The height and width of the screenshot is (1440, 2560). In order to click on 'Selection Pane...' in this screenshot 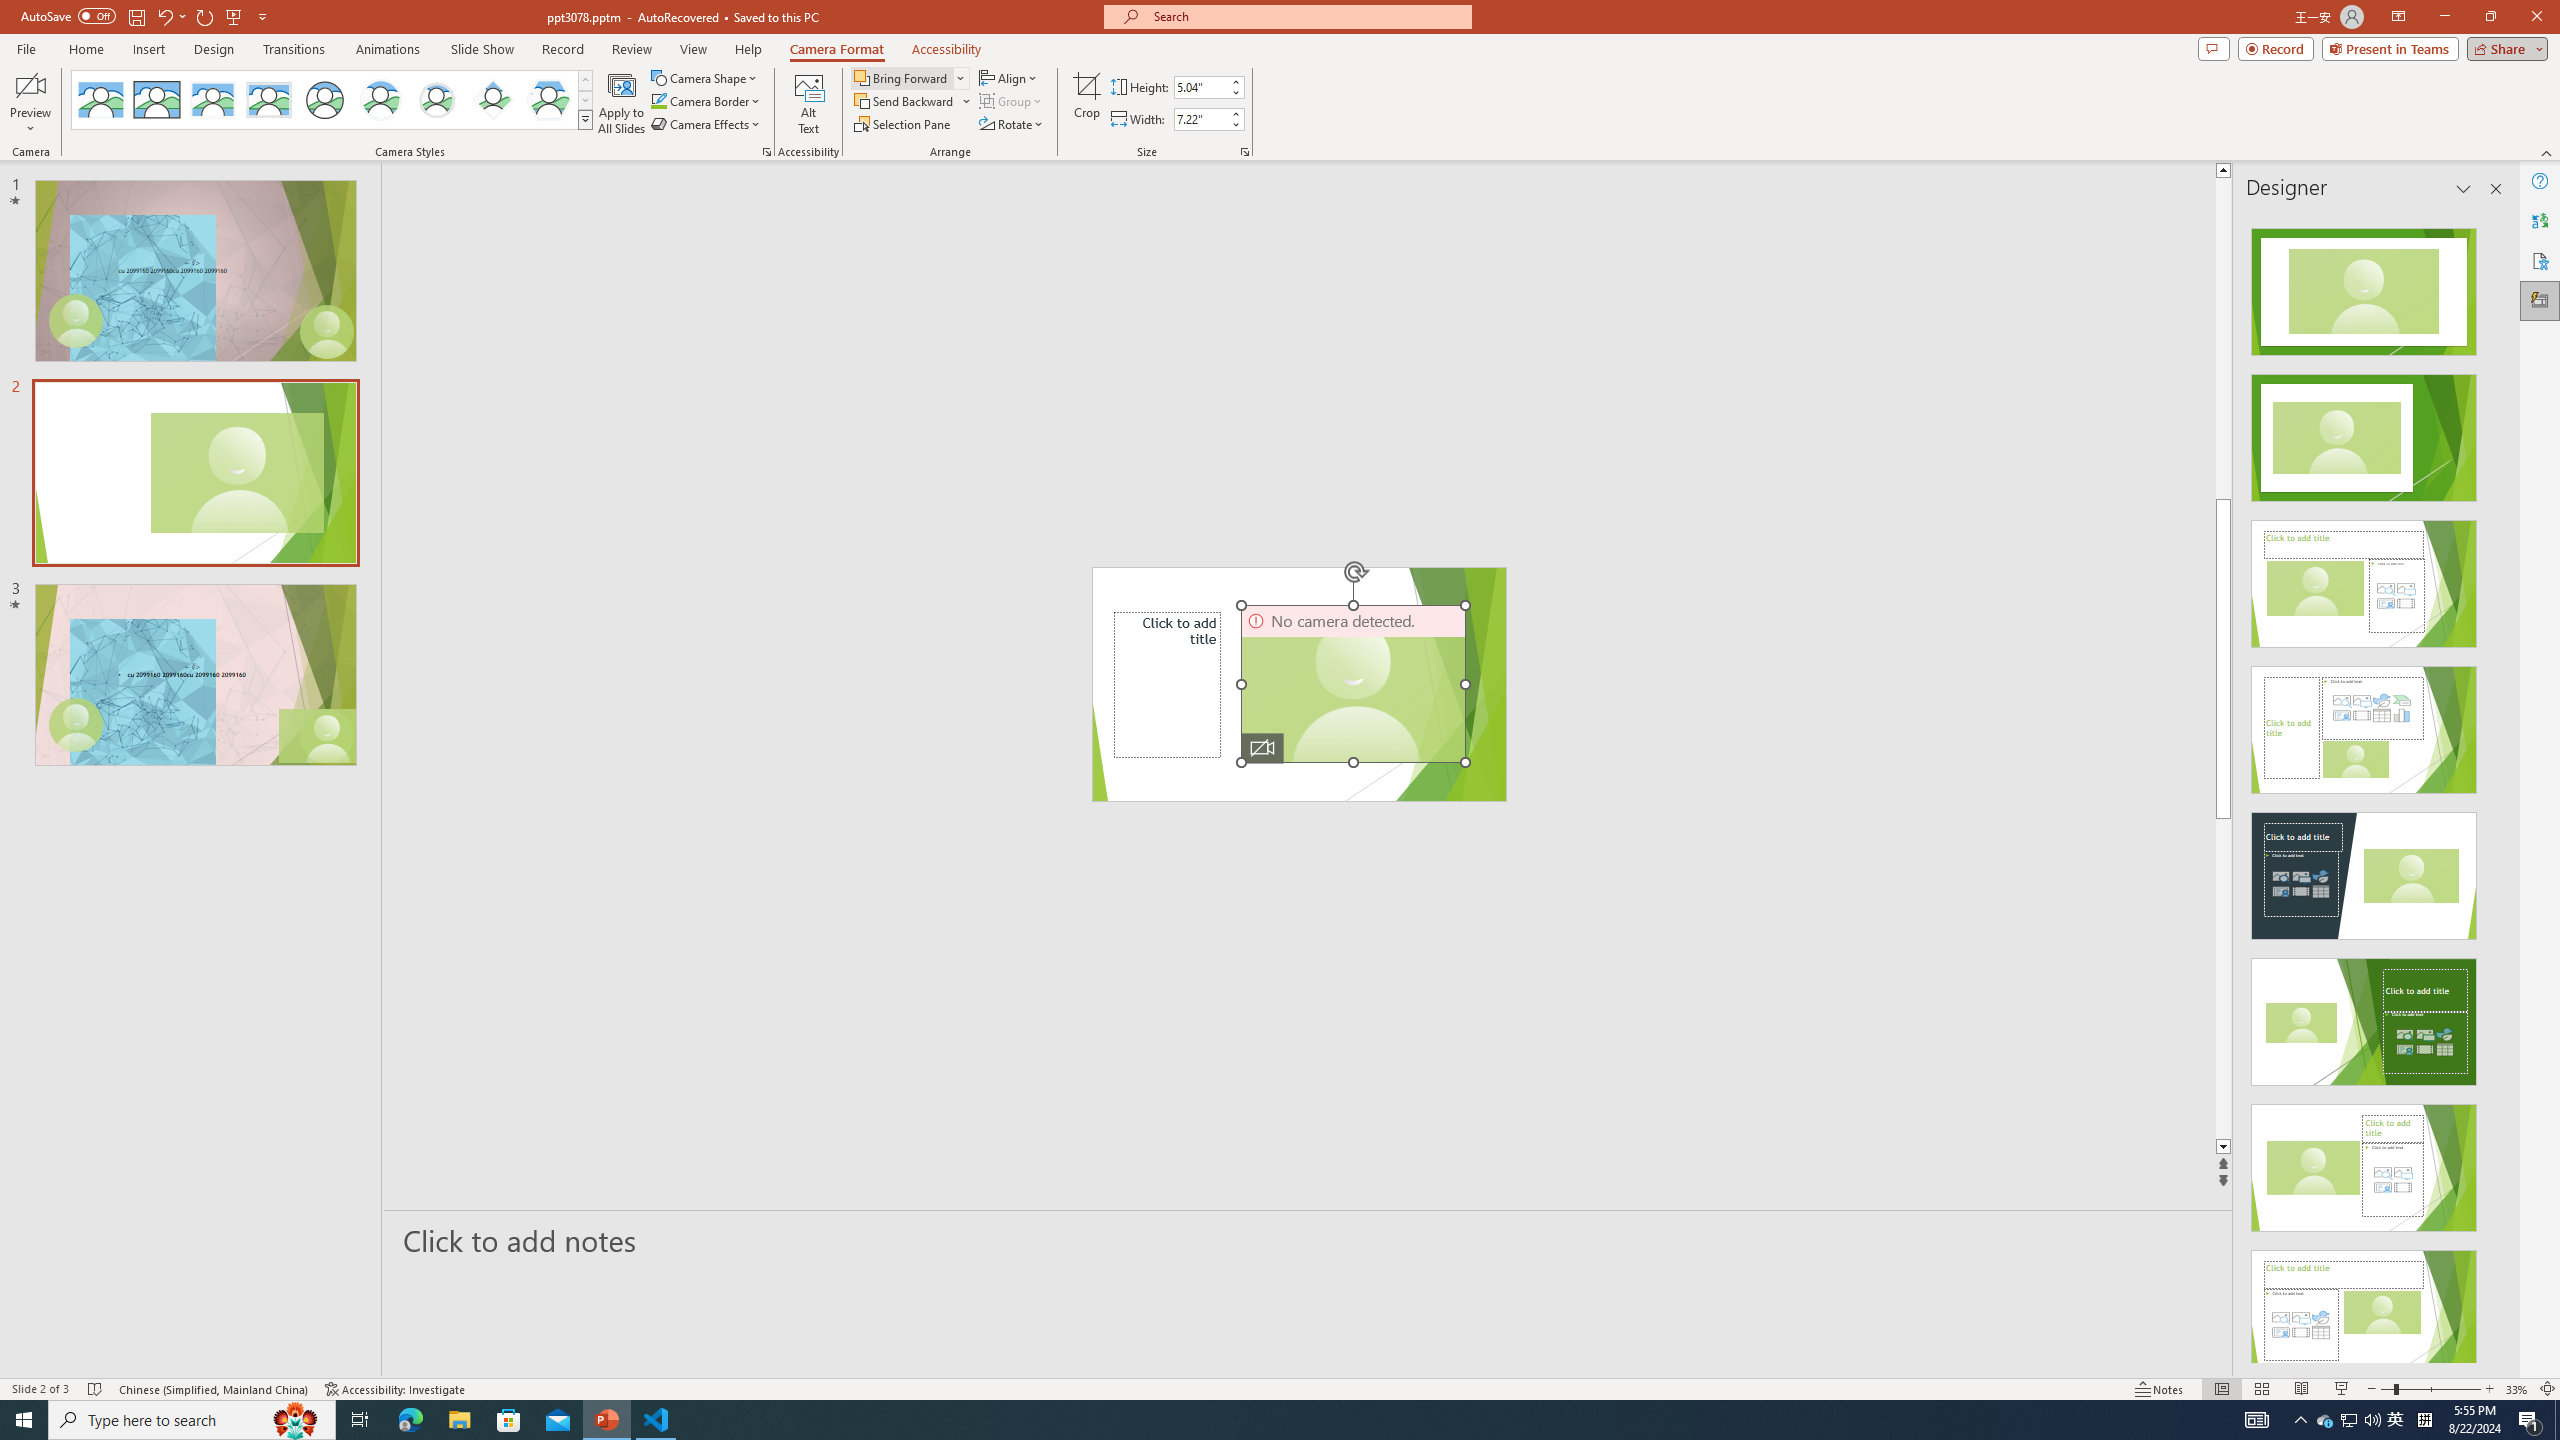, I will do `click(902, 122)`.